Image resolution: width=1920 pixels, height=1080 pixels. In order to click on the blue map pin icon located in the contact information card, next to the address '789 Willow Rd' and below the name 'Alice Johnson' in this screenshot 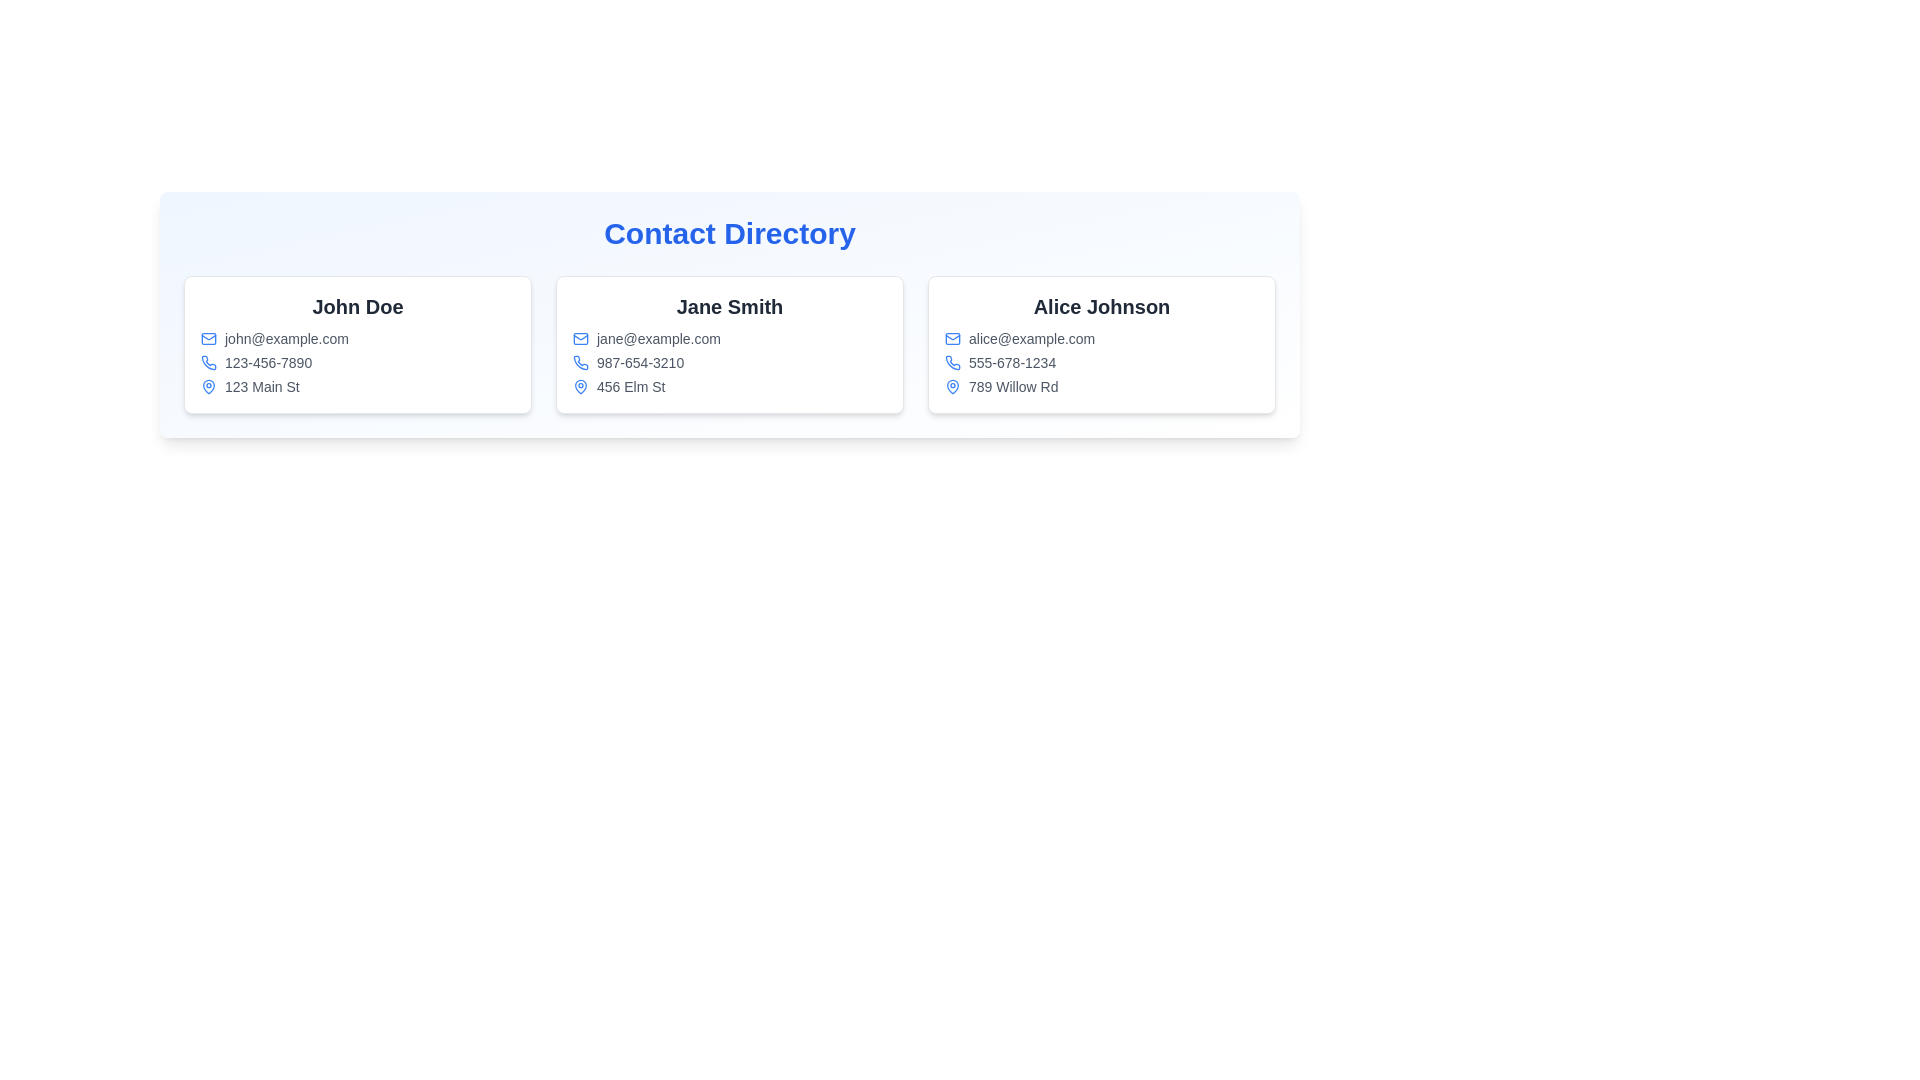, I will do `click(952, 386)`.